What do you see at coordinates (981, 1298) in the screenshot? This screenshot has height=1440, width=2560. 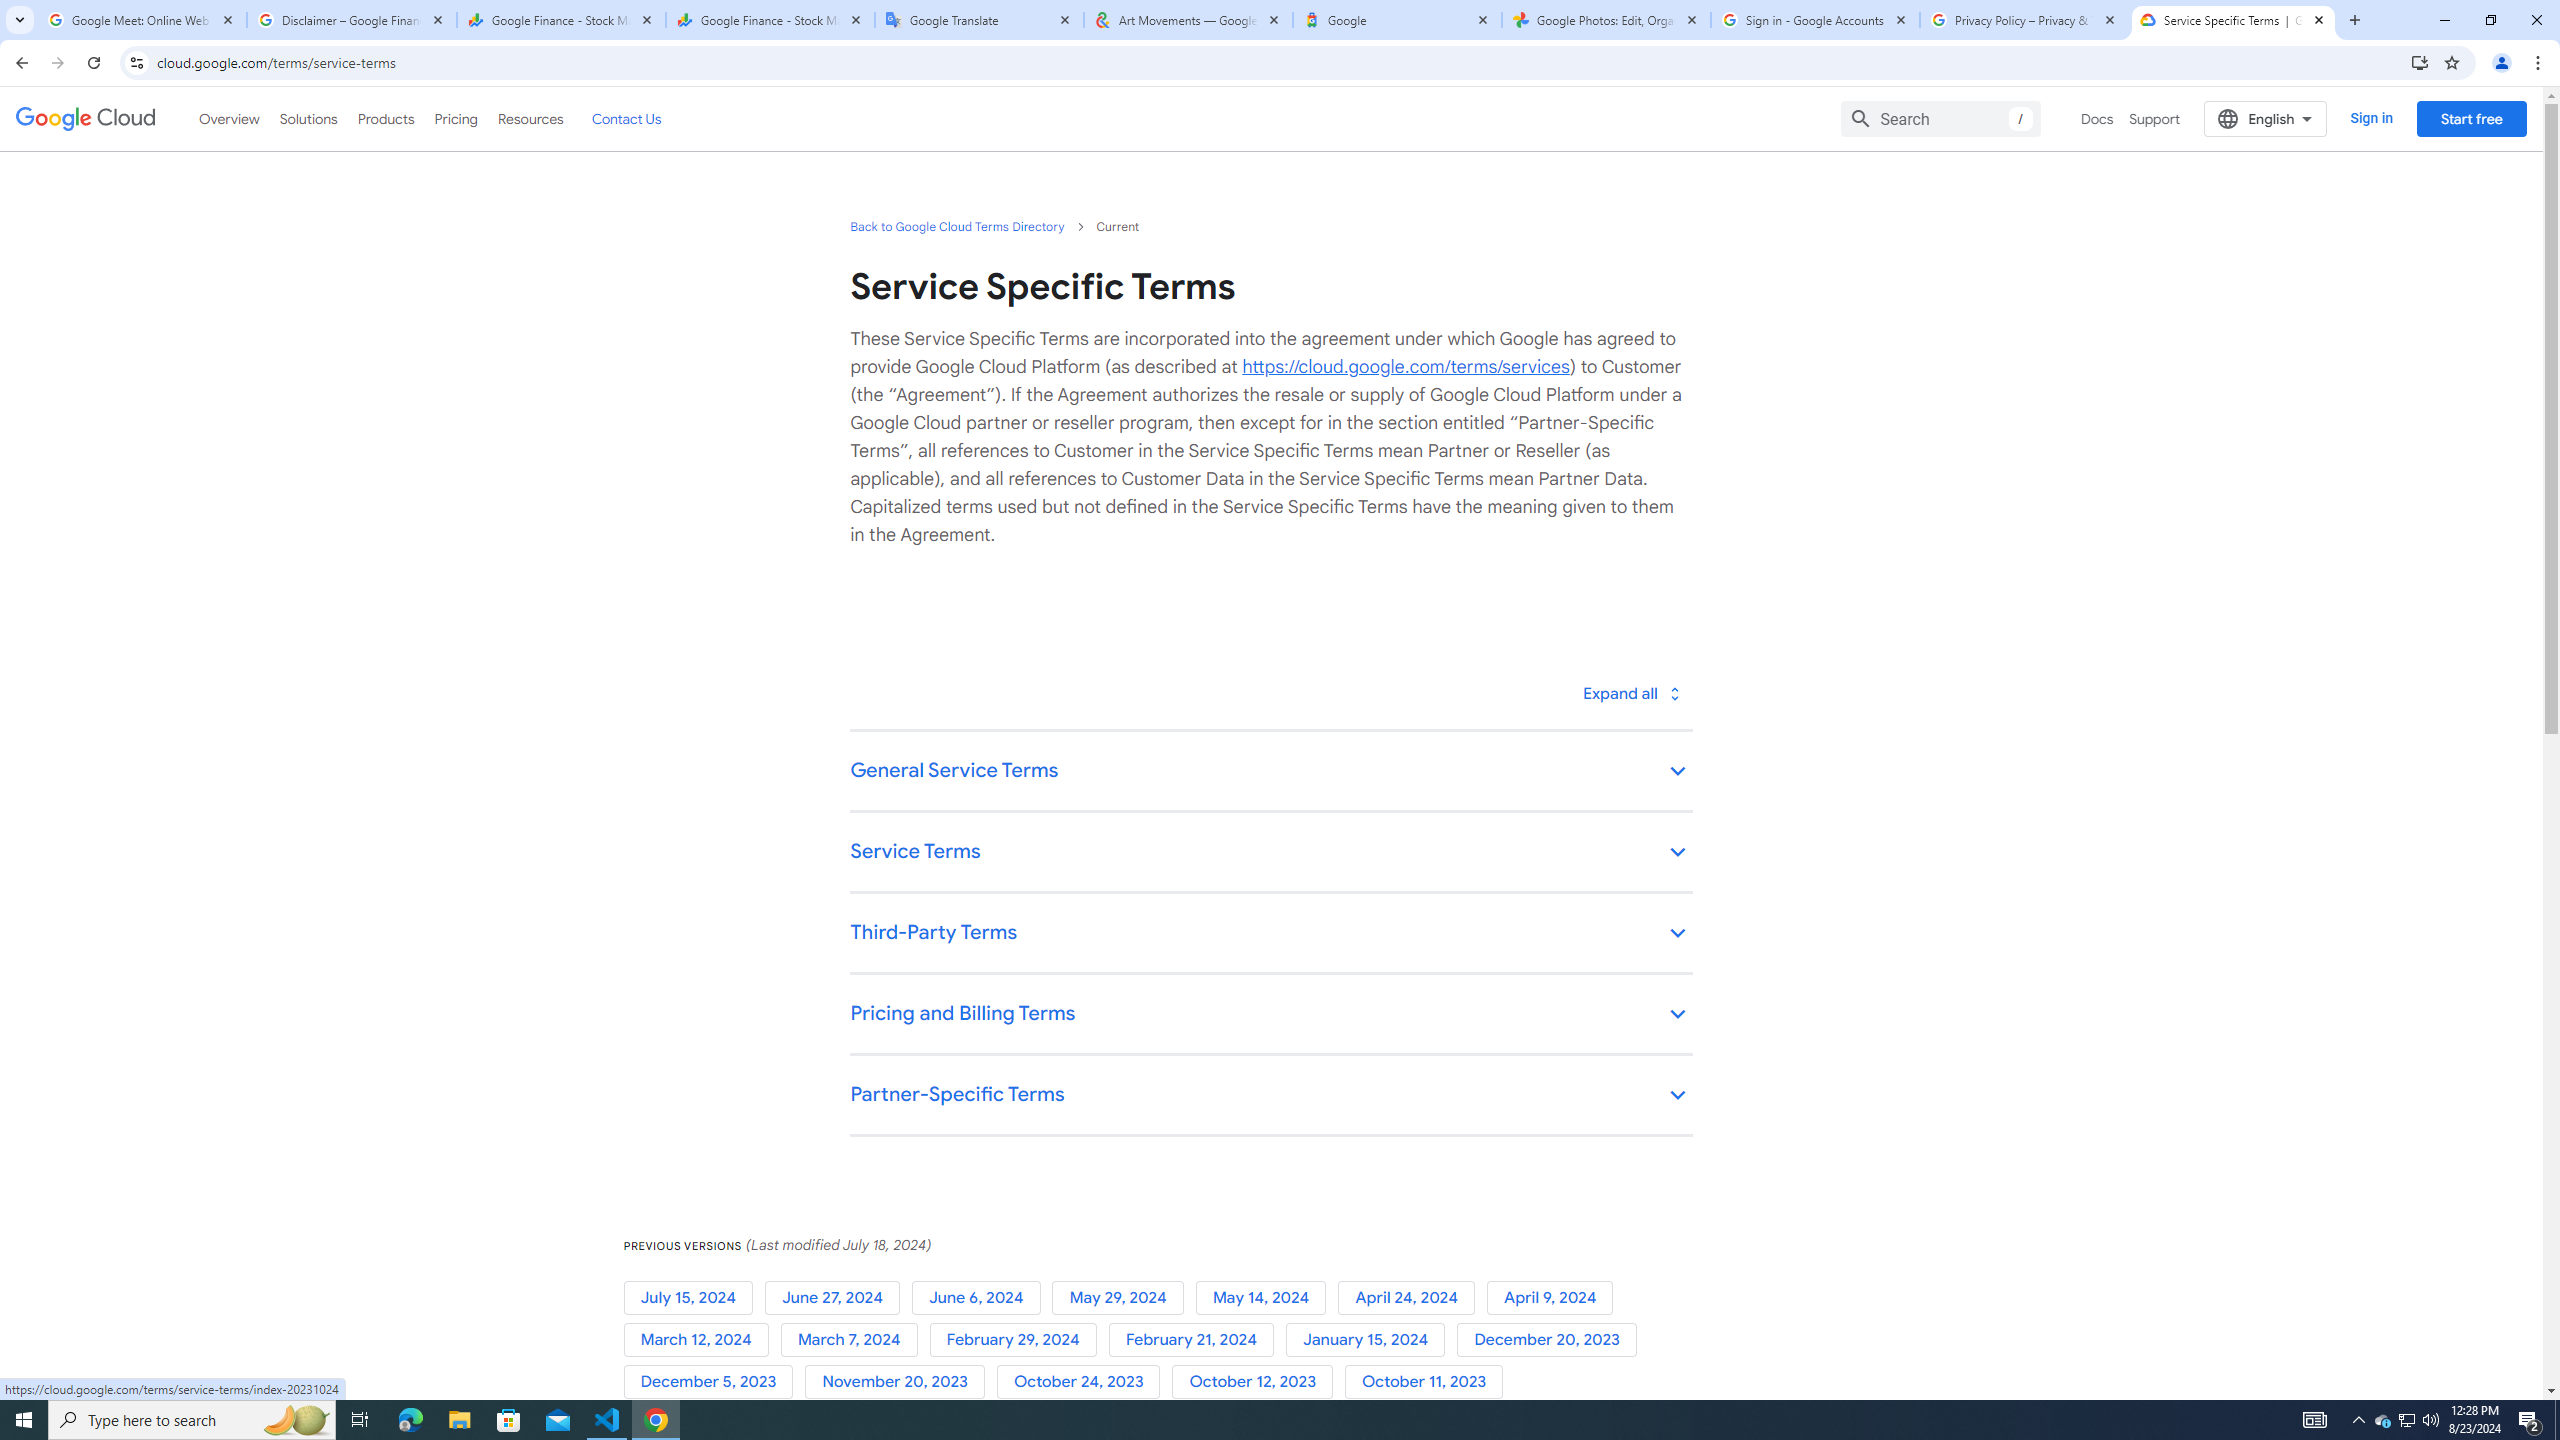 I see `'June 6, 2024'` at bounding box center [981, 1298].